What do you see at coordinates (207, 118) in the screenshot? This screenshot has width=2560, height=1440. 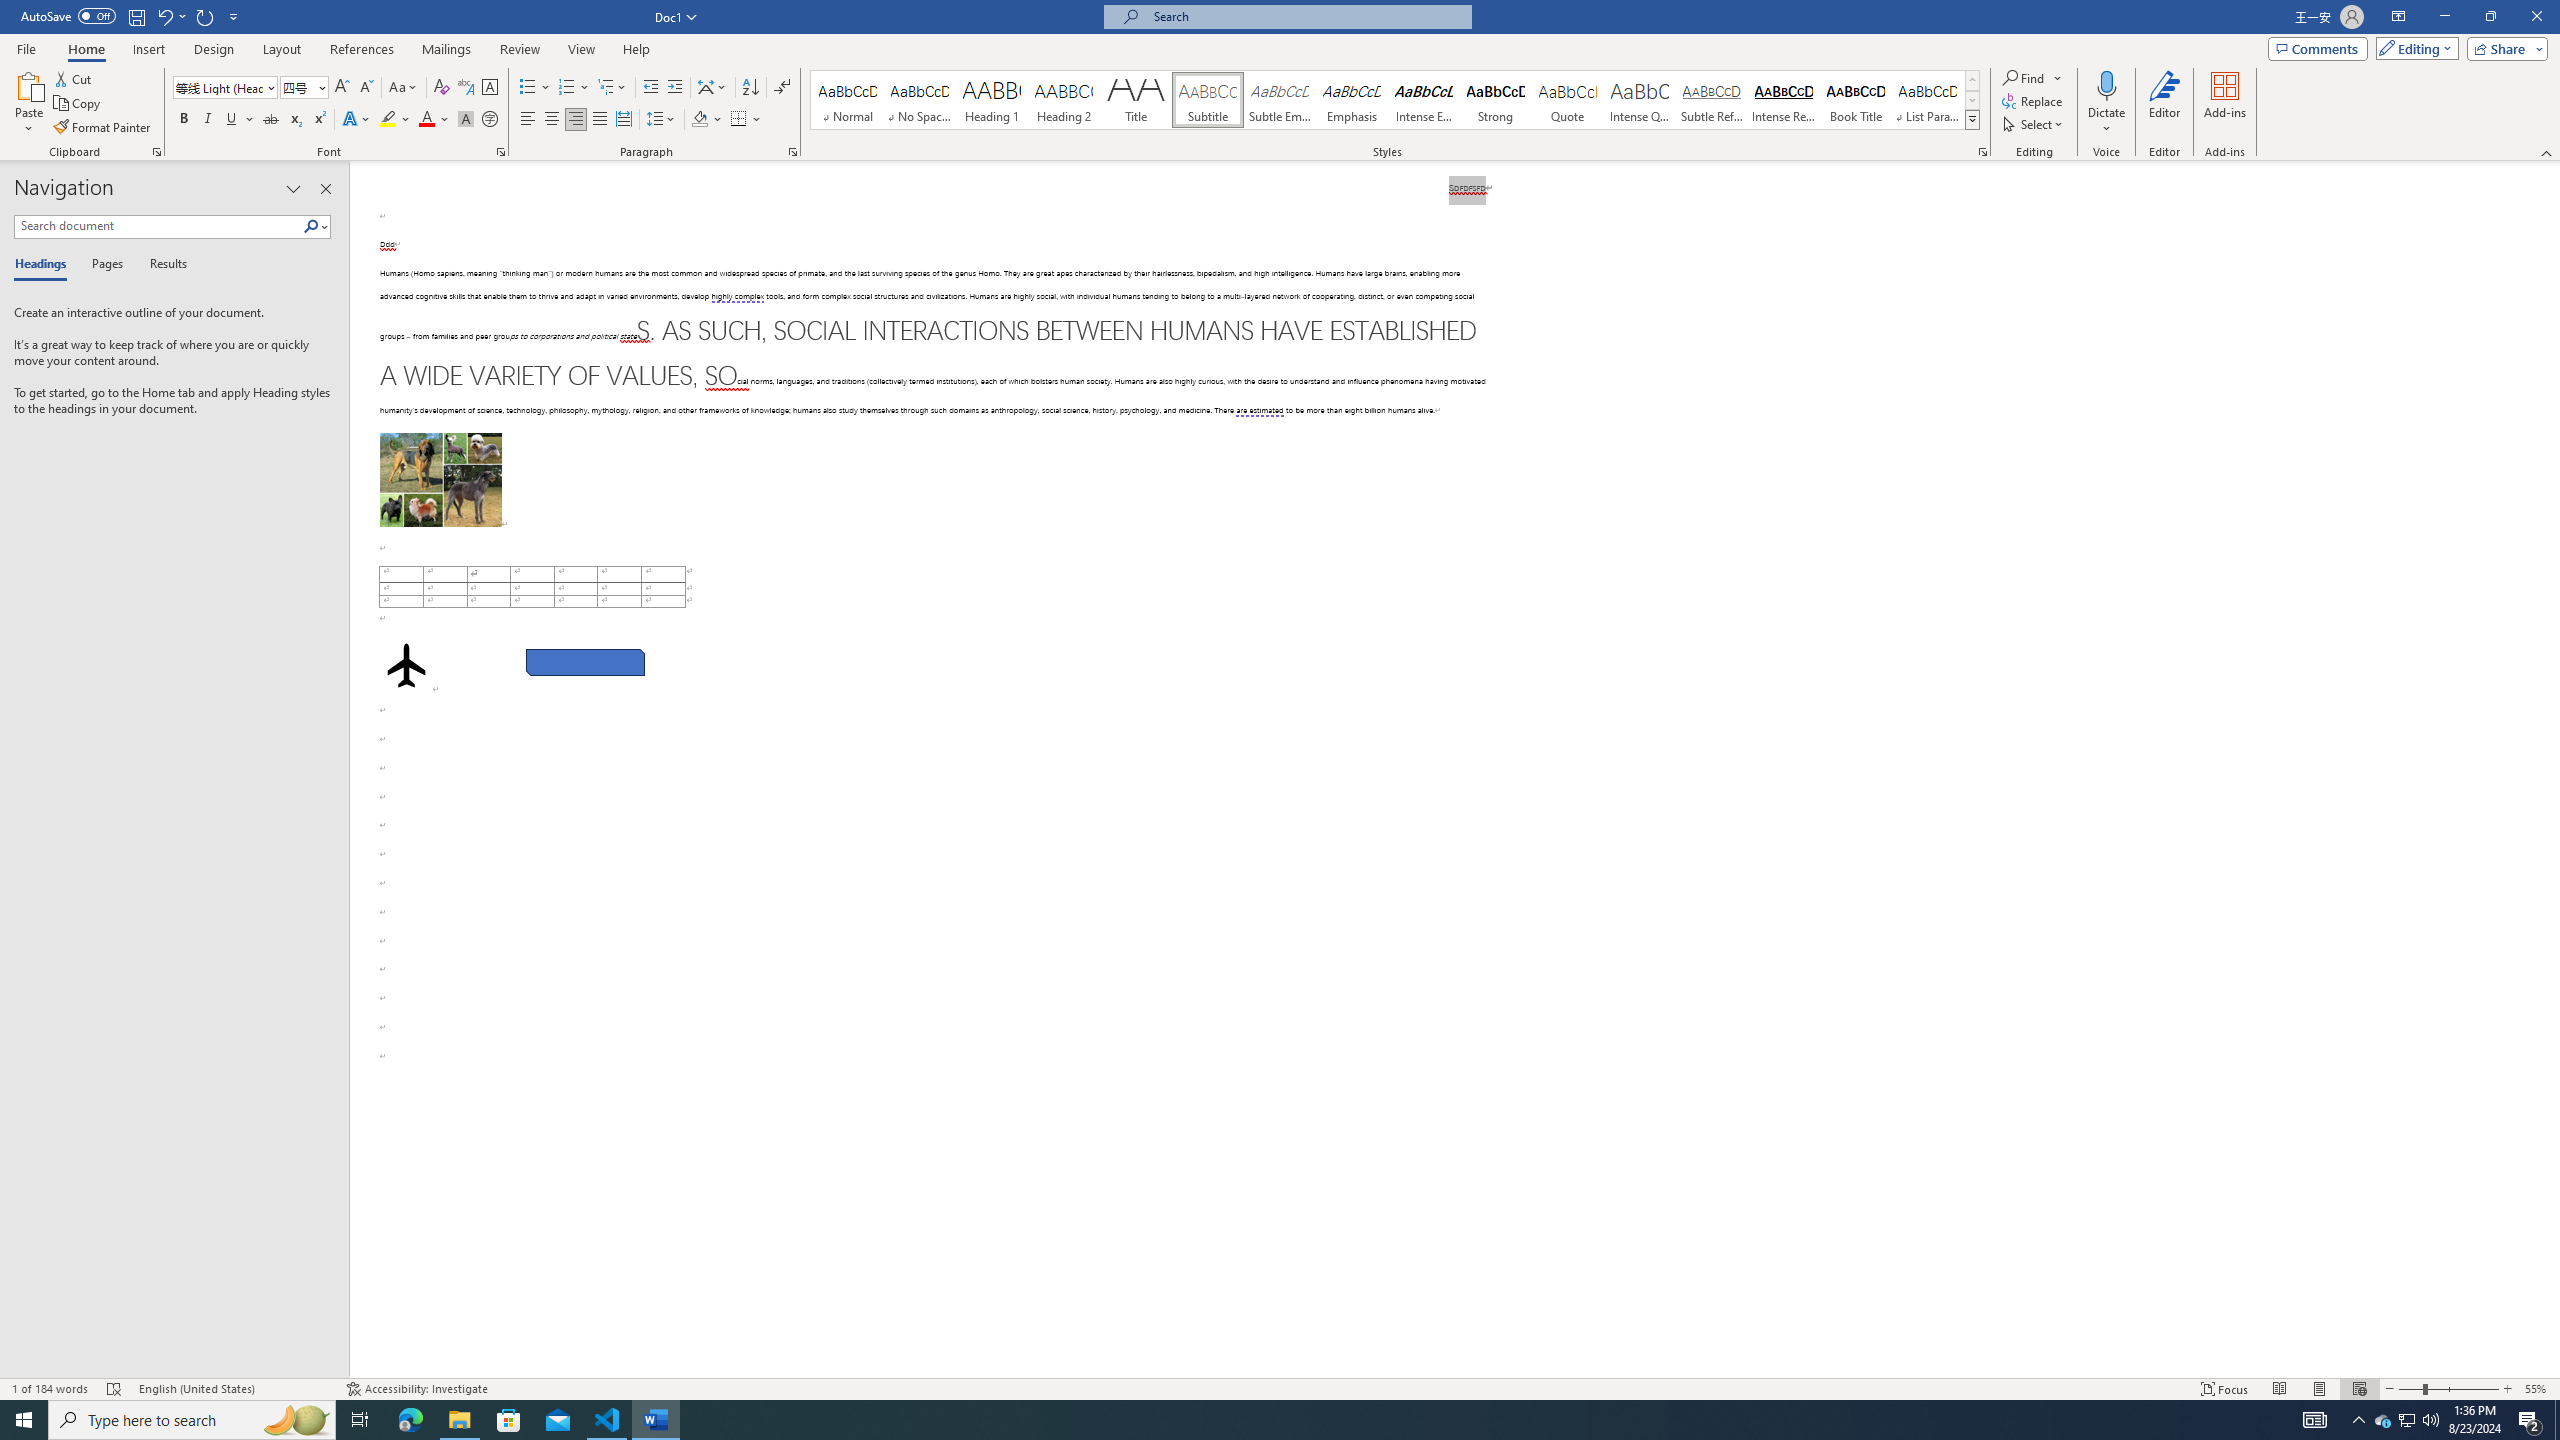 I see `'Italic'` at bounding box center [207, 118].